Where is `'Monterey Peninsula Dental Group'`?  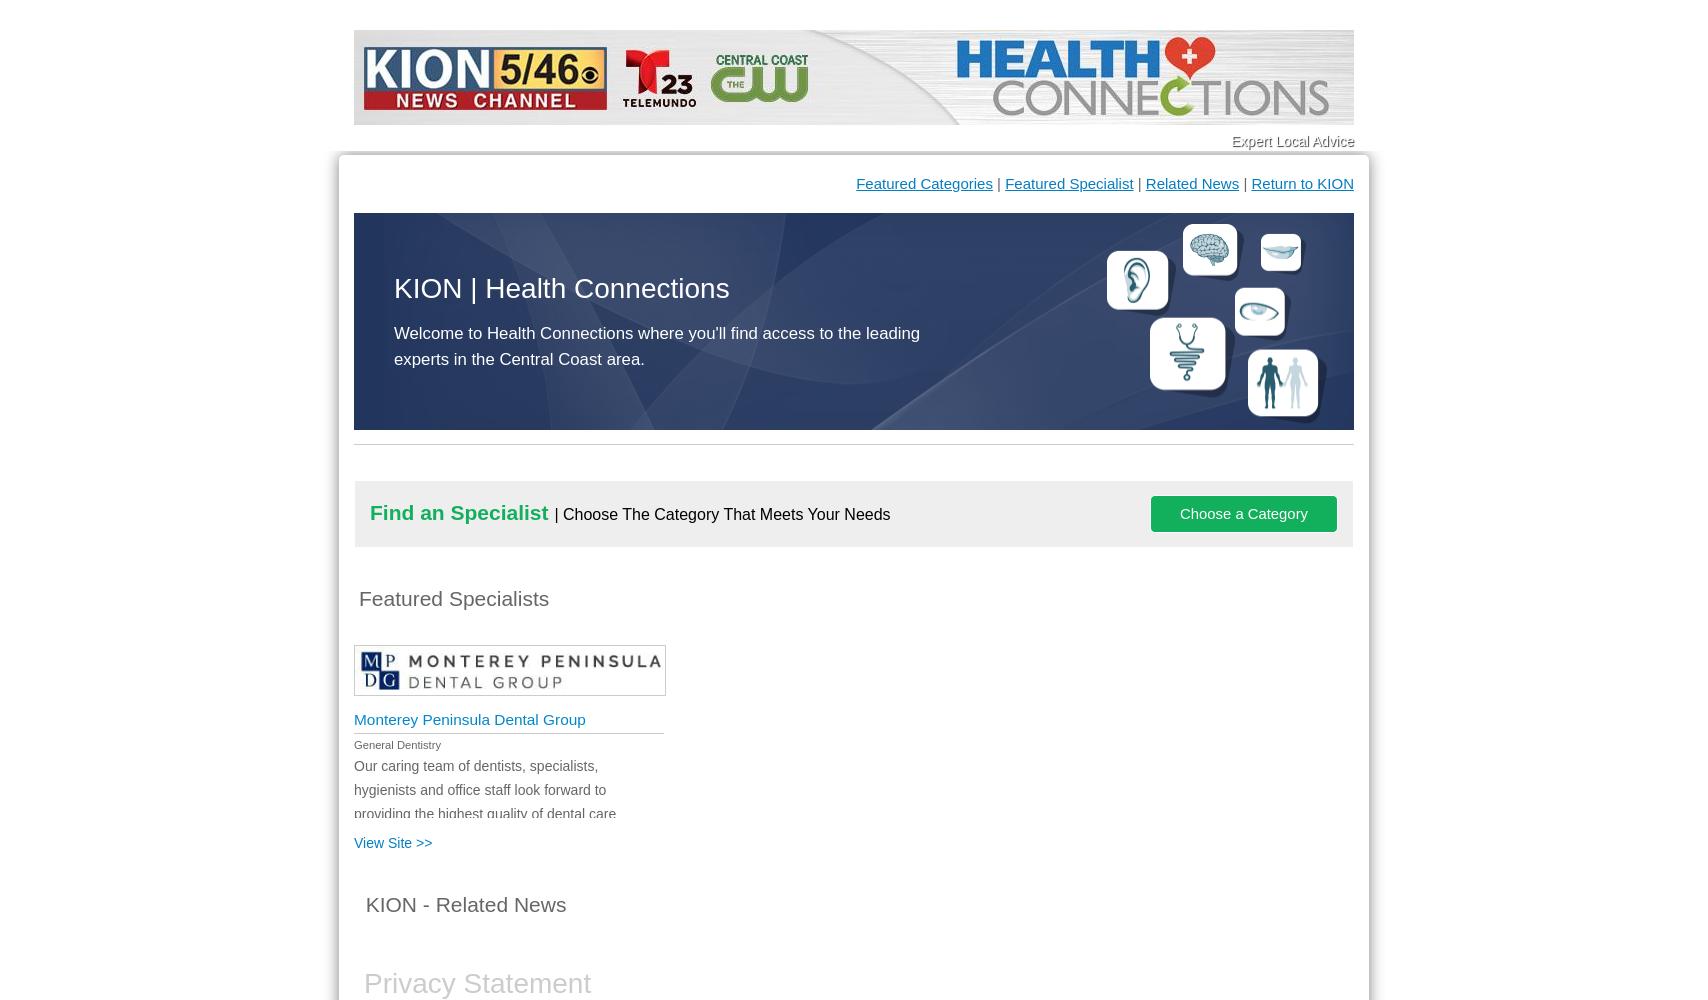
'Monterey Peninsula Dental Group' is located at coordinates (354, 718).